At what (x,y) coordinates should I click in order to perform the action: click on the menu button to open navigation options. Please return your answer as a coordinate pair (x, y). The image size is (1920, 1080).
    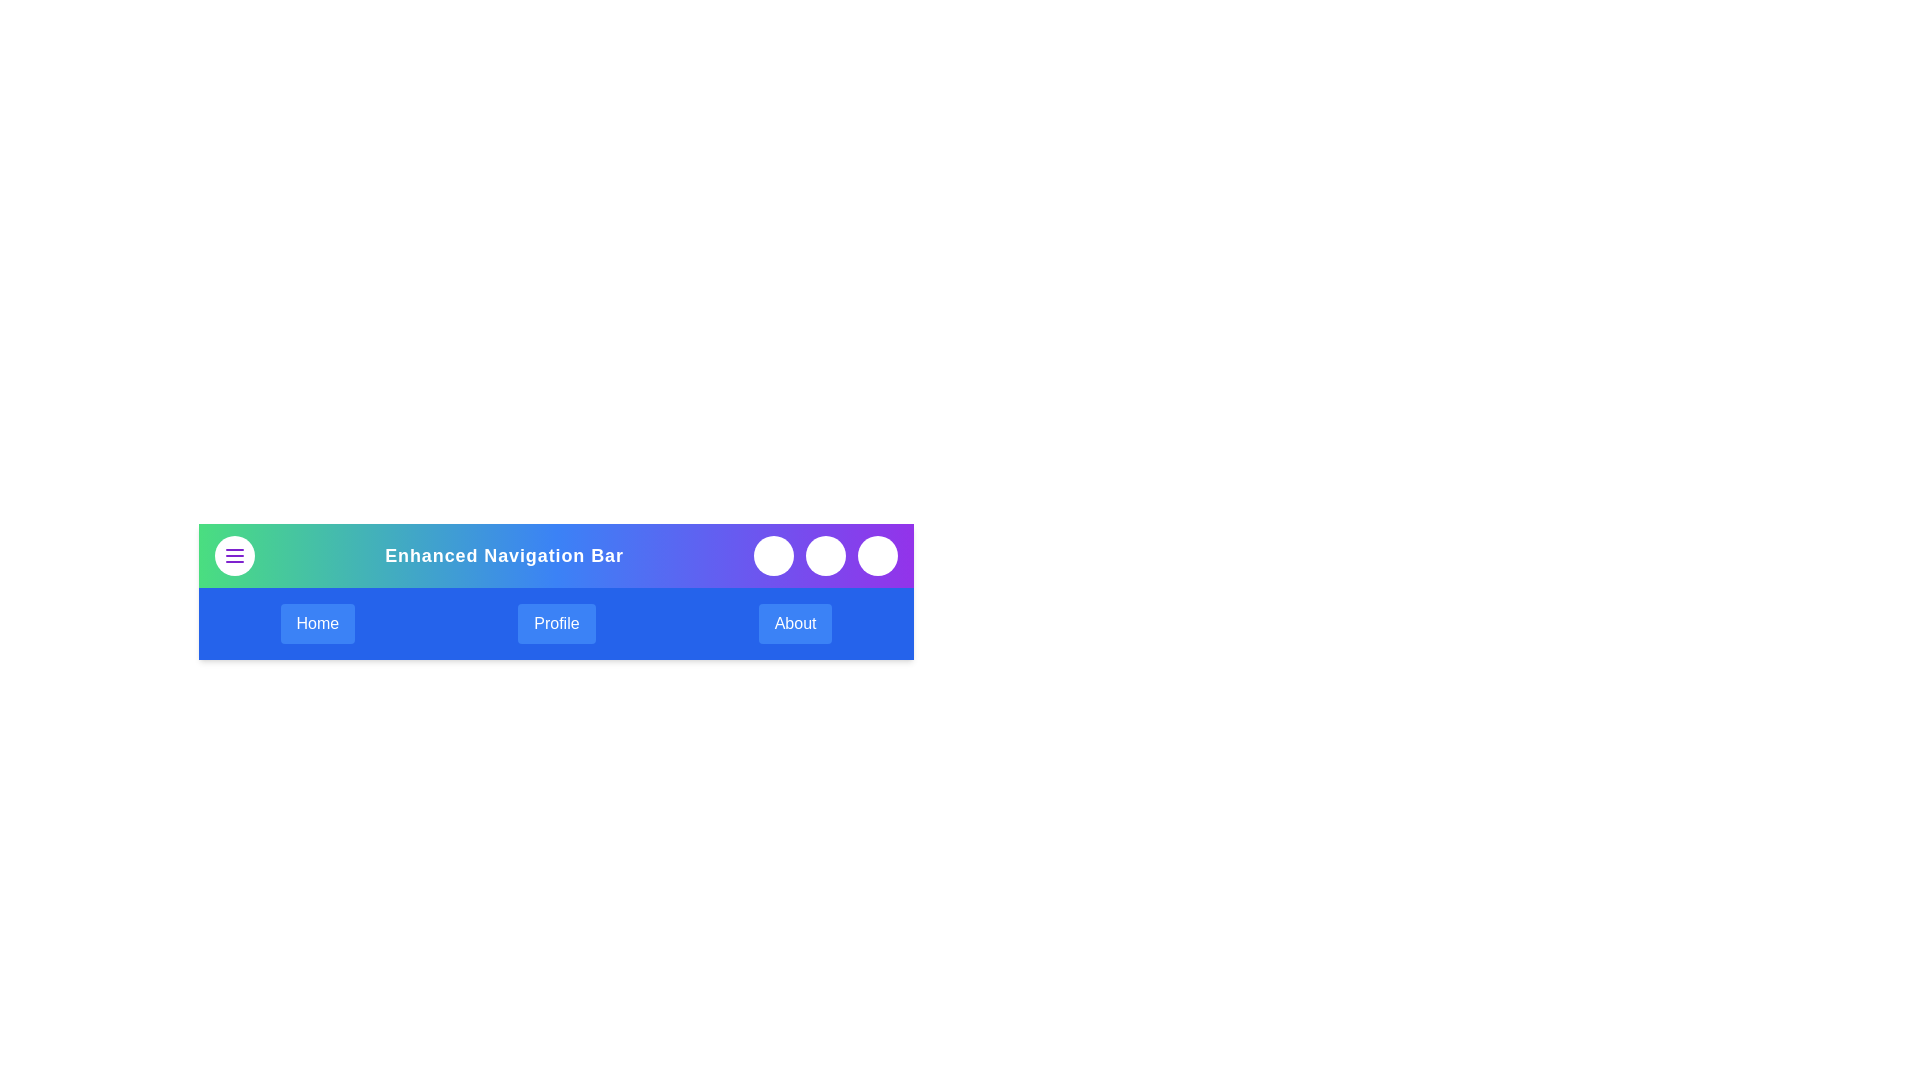
    Looking at the image, I should click on (235, 555).